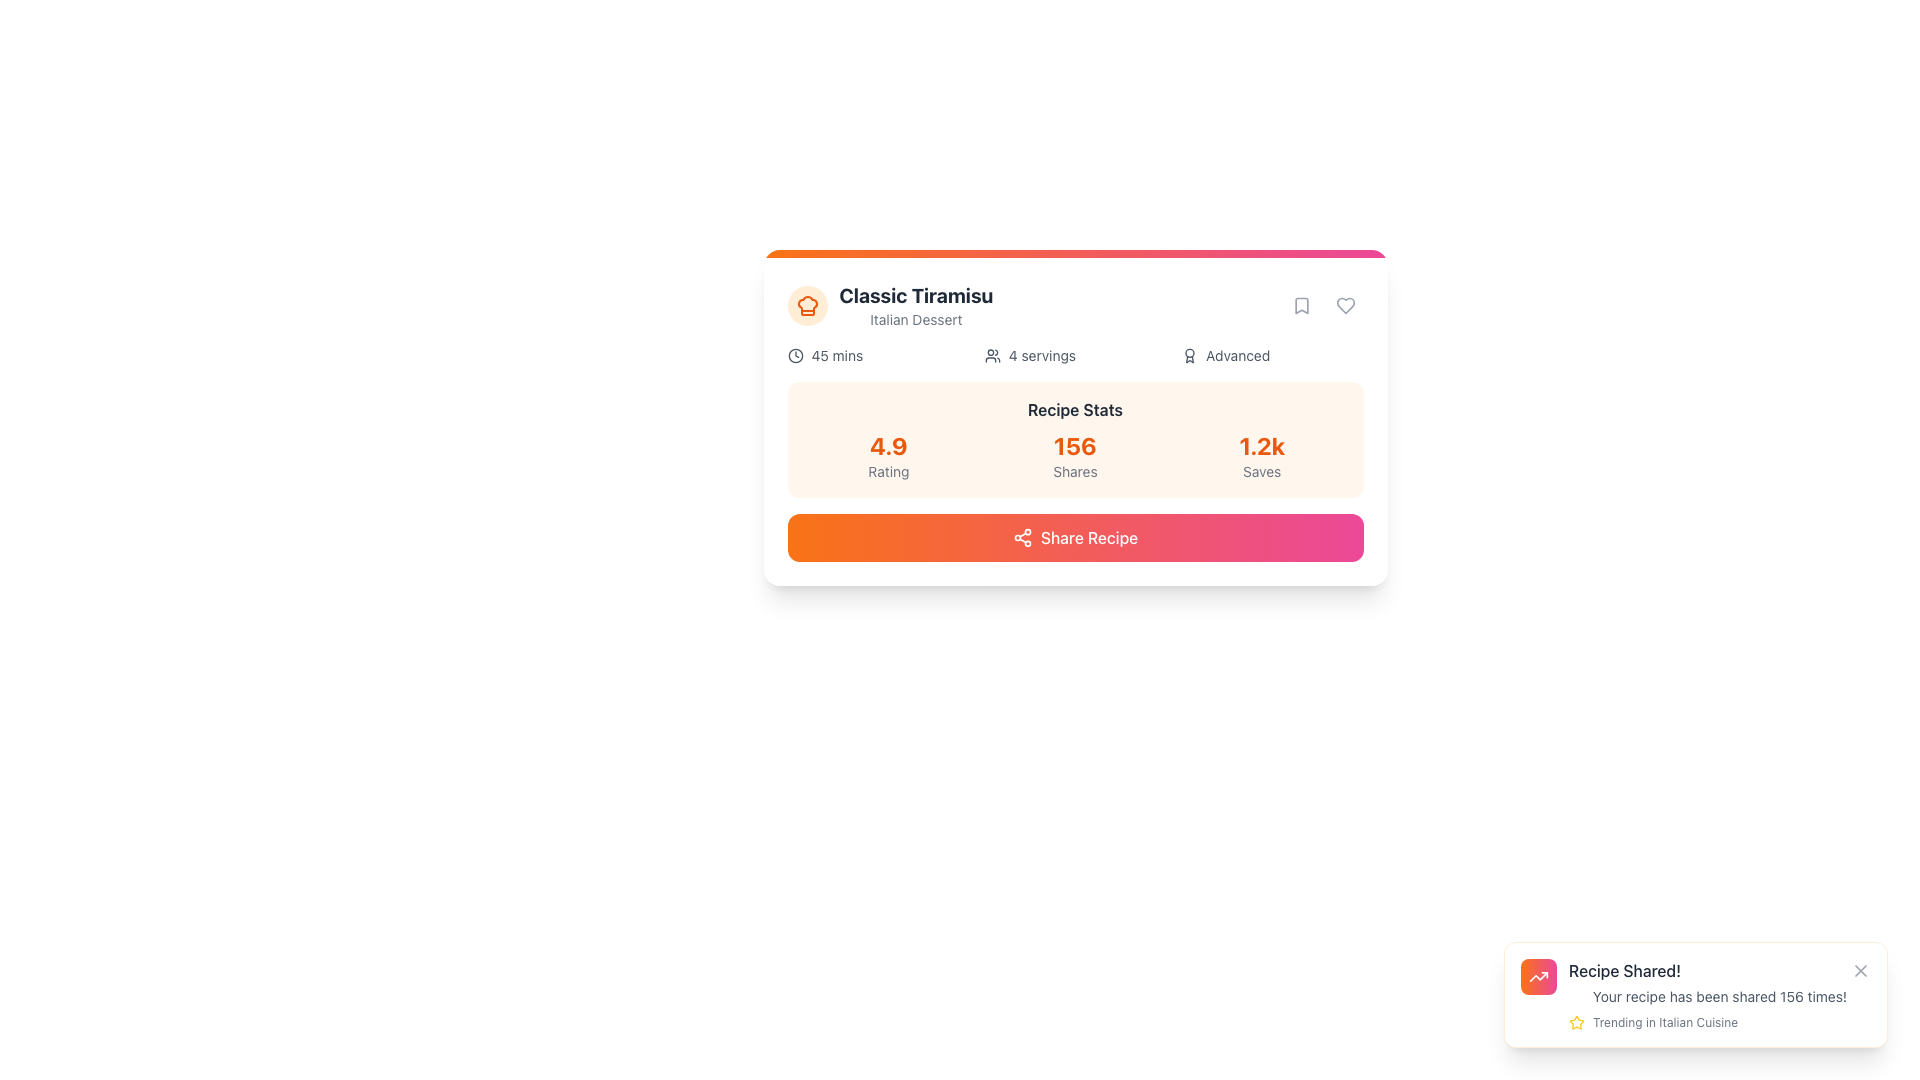 This screenshot has height=1080, width=1920. Describe the element at coordinates (1074, 354) in the screenshot. I see `the textual data display element providing metadata about the recipe 'Classic Tiramisu', located in the mid-upper section of the card layout` at that location.